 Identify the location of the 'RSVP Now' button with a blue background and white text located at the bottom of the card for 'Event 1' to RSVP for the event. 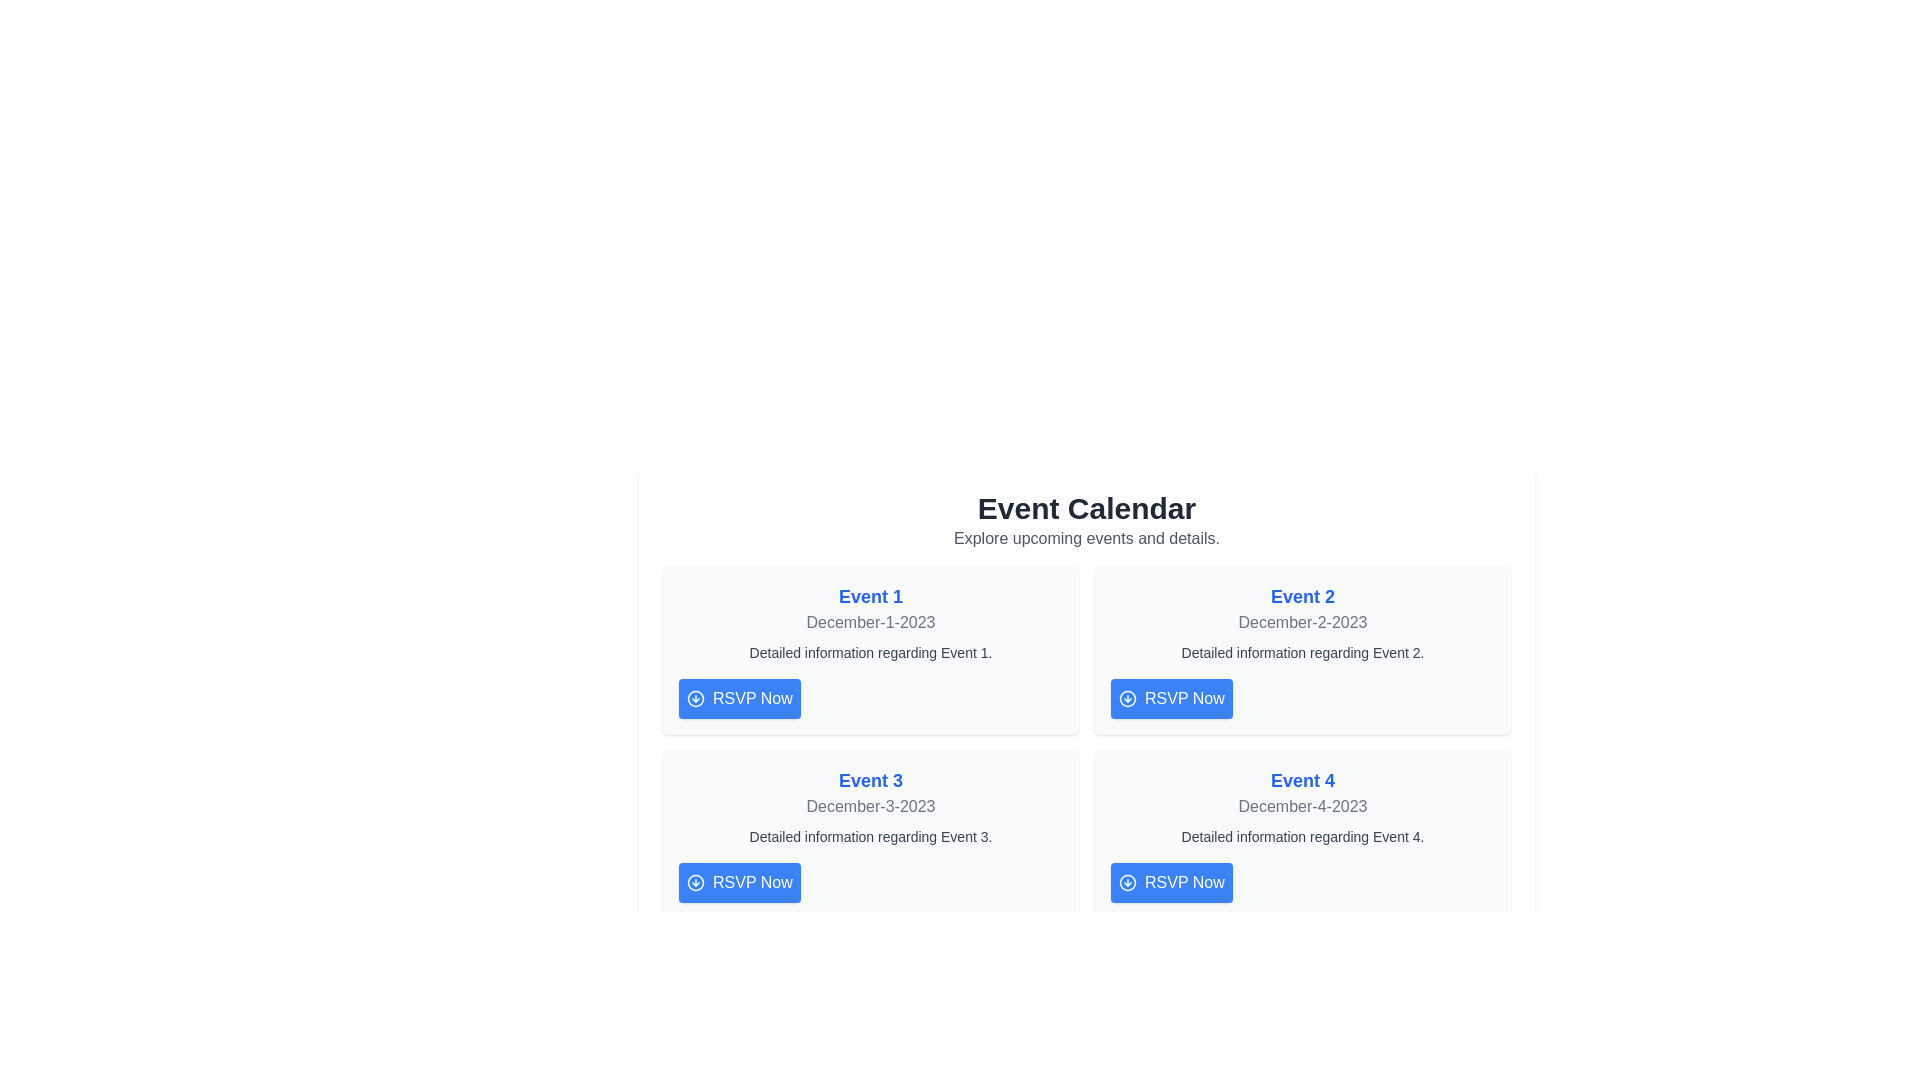
(738, 697).